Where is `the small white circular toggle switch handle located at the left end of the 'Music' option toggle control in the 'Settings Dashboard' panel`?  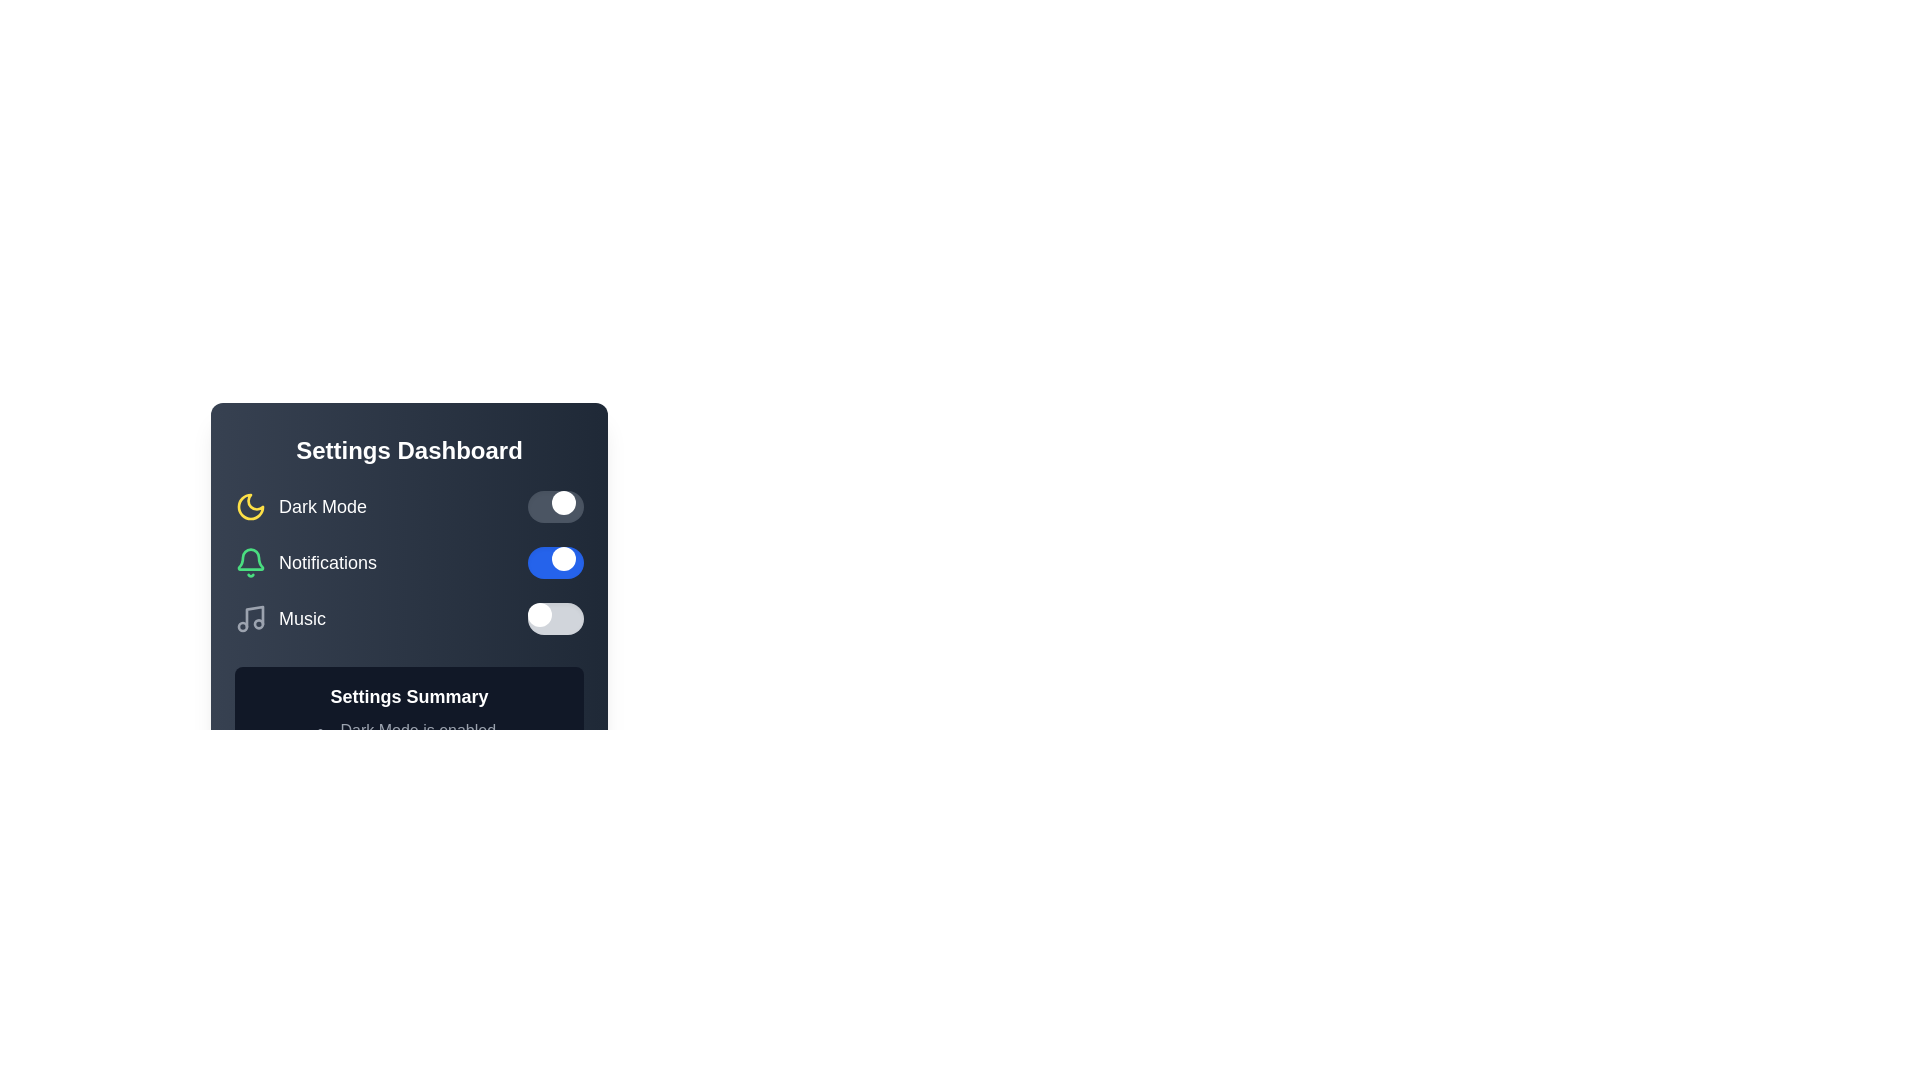 the small white circular toggle switch handle located at the left end of the 'Music' option toggle control in the 'Settings Dashboard' panel is located at coordinates (539, 613).